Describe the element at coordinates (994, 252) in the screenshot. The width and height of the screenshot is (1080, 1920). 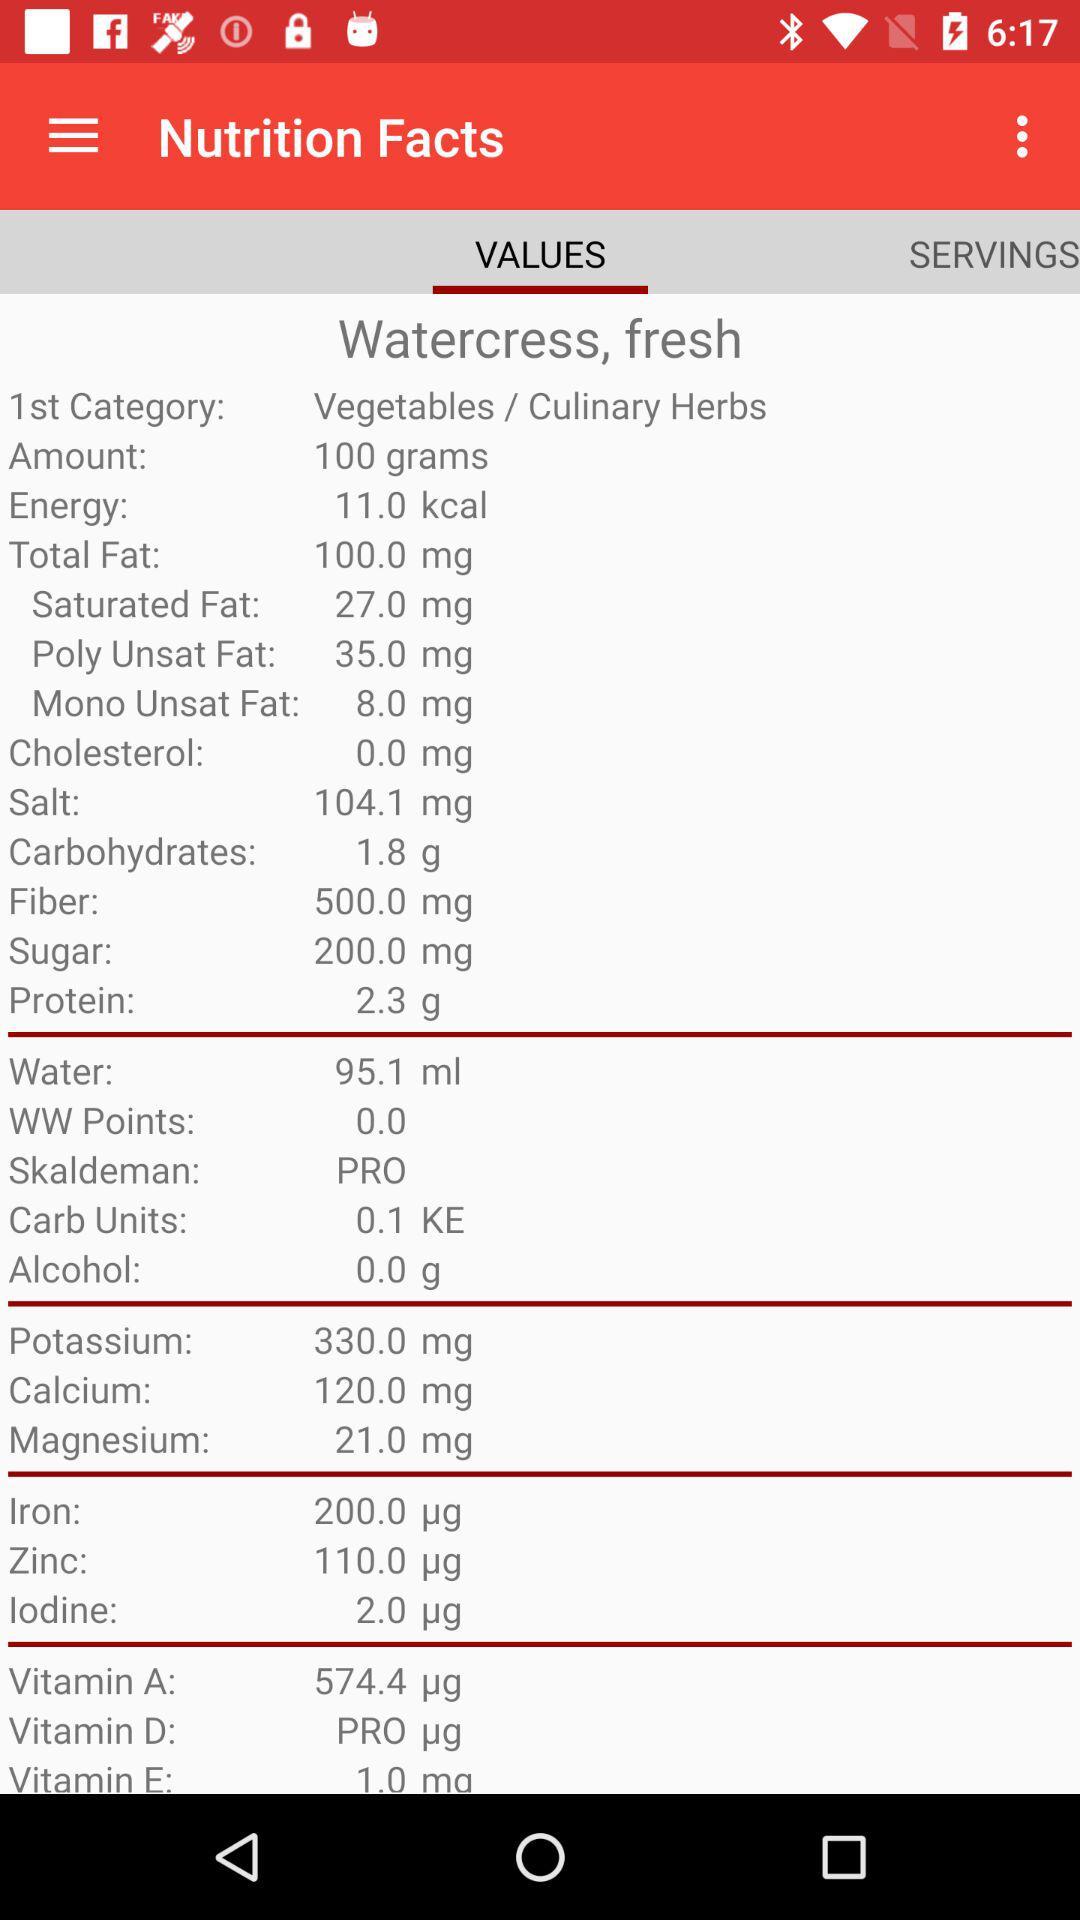
I see `the servings item` at that location.